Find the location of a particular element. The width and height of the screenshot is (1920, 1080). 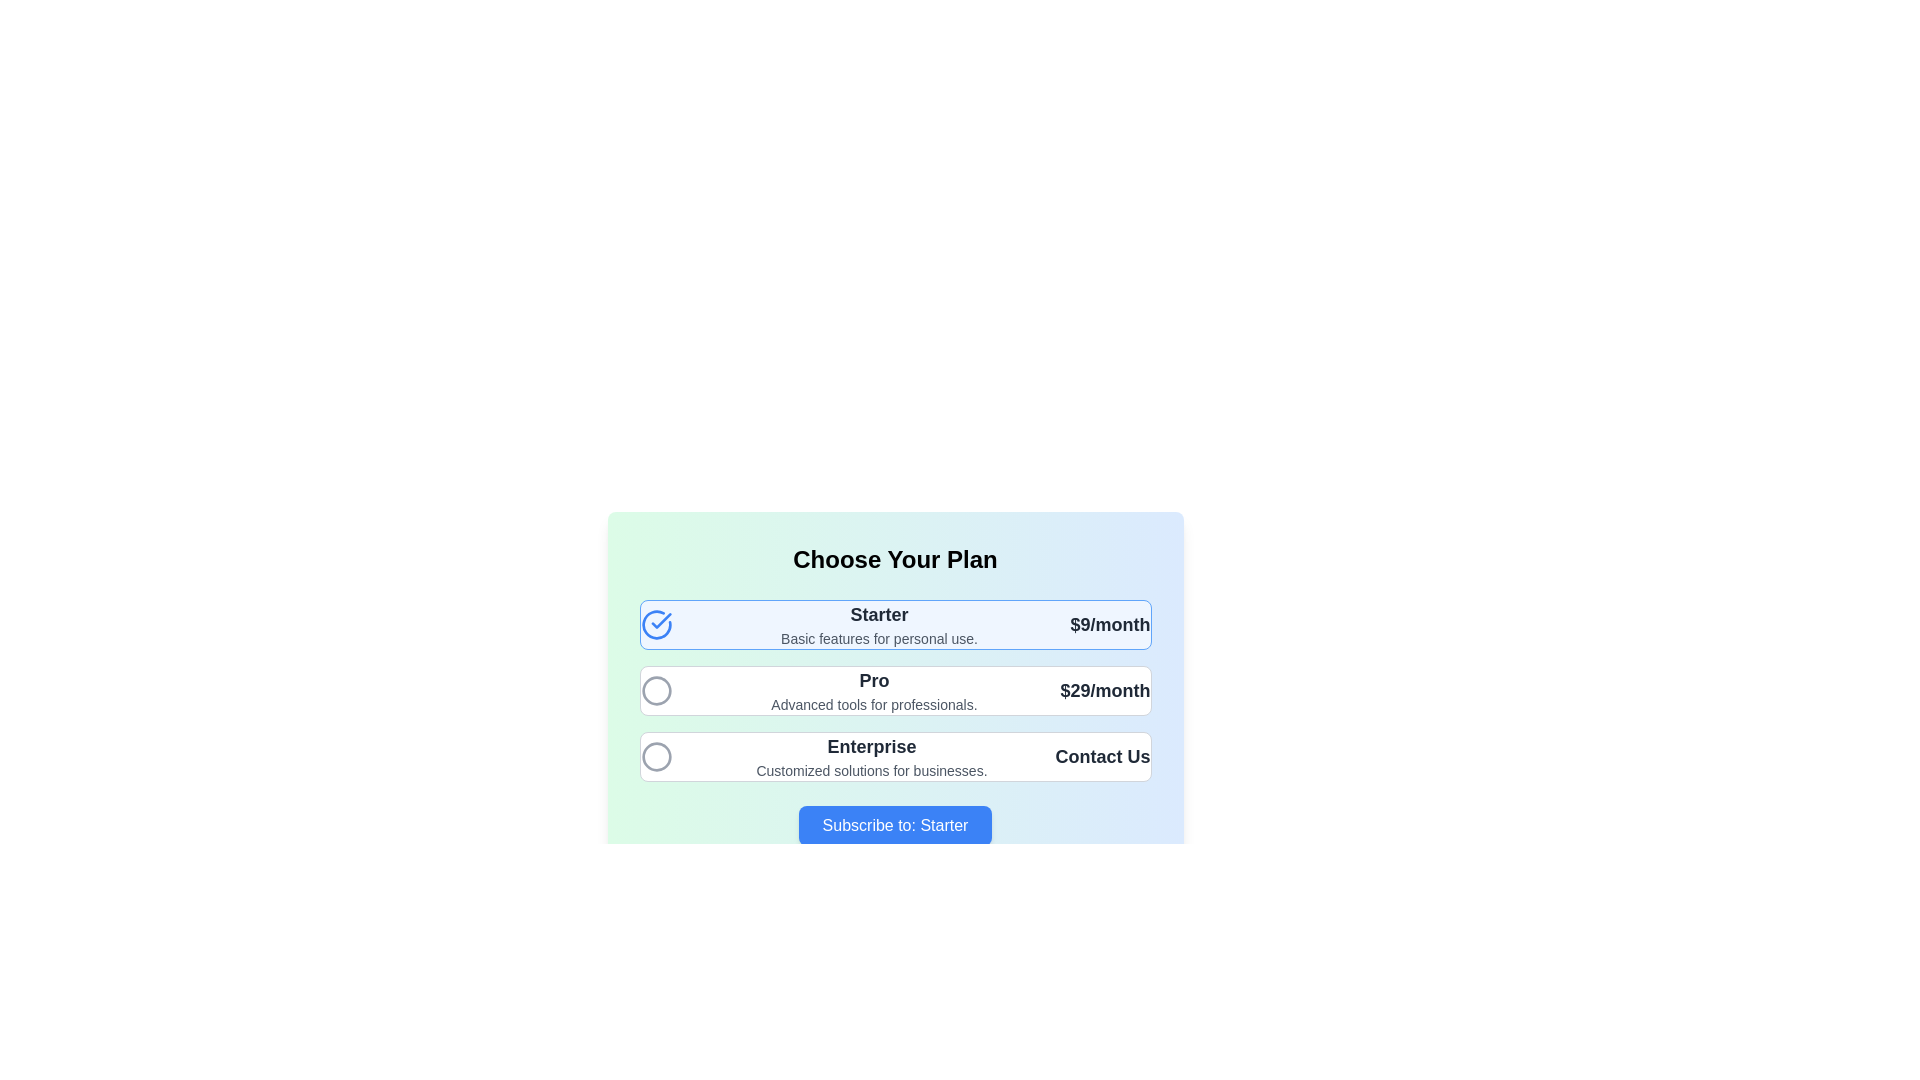

text content of the 'Pro' plan option, which is the second selectable item in a vertically stacked group of plans located below the 'Starter' plan is located at coordinates (894, 689).